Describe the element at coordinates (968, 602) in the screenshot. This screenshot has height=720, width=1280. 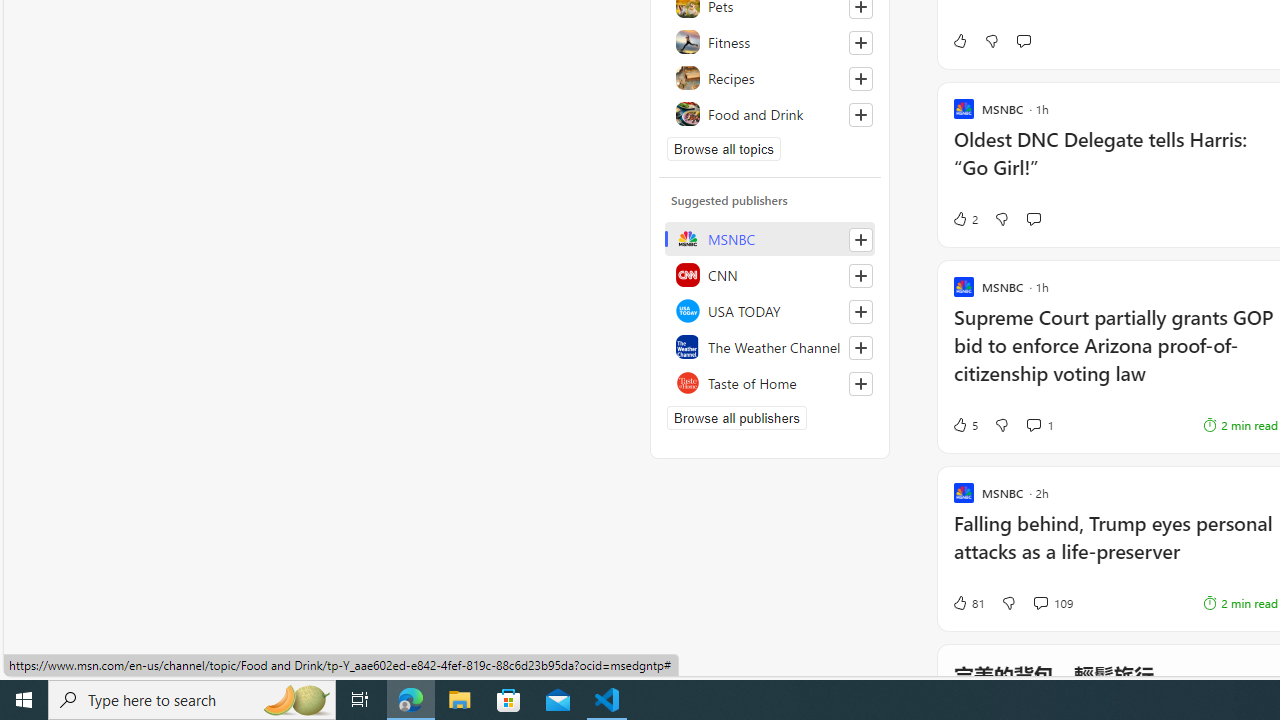
I see `'81 Like'` at that location.